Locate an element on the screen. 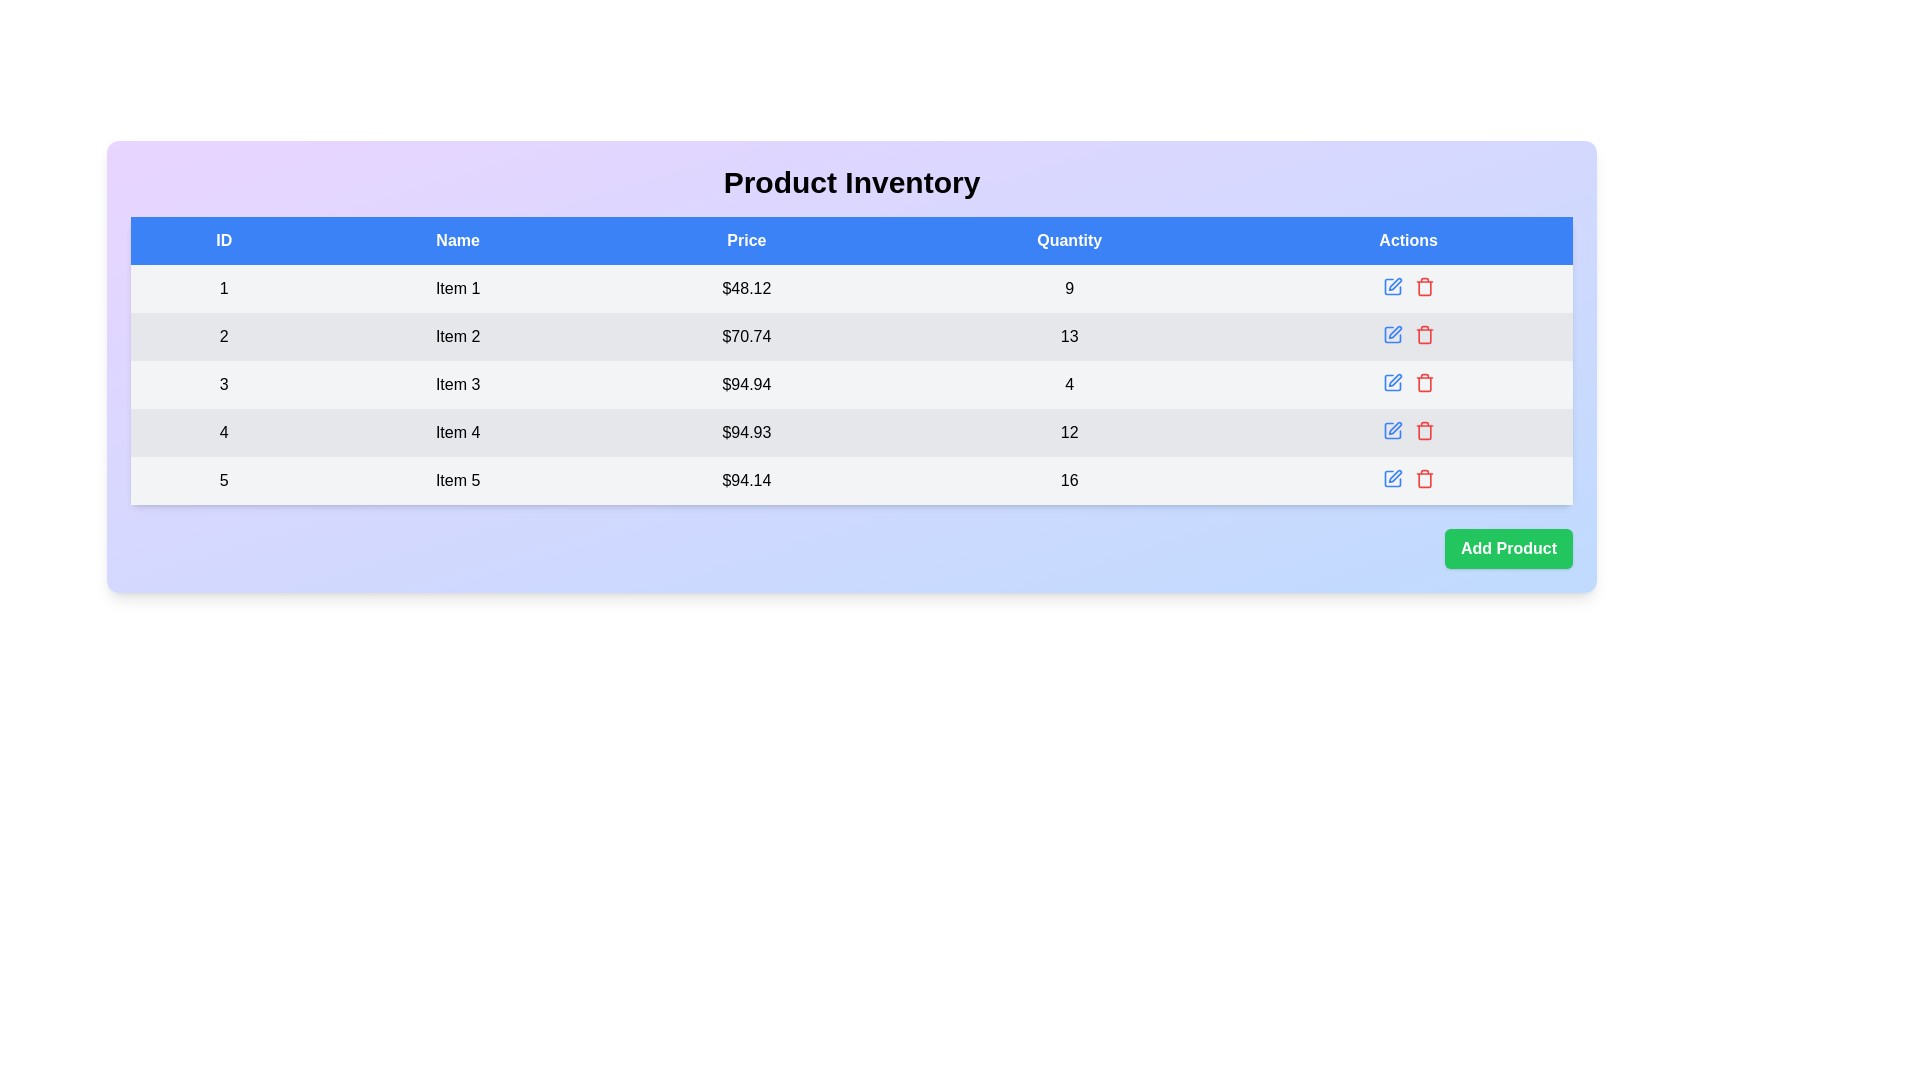 Image resolution: width=1920 pixels, height=1080 pixels. the red delete icon in the Control Group for 'Item 5' in the Actions column of the table is located at coordinates (1407, 478).